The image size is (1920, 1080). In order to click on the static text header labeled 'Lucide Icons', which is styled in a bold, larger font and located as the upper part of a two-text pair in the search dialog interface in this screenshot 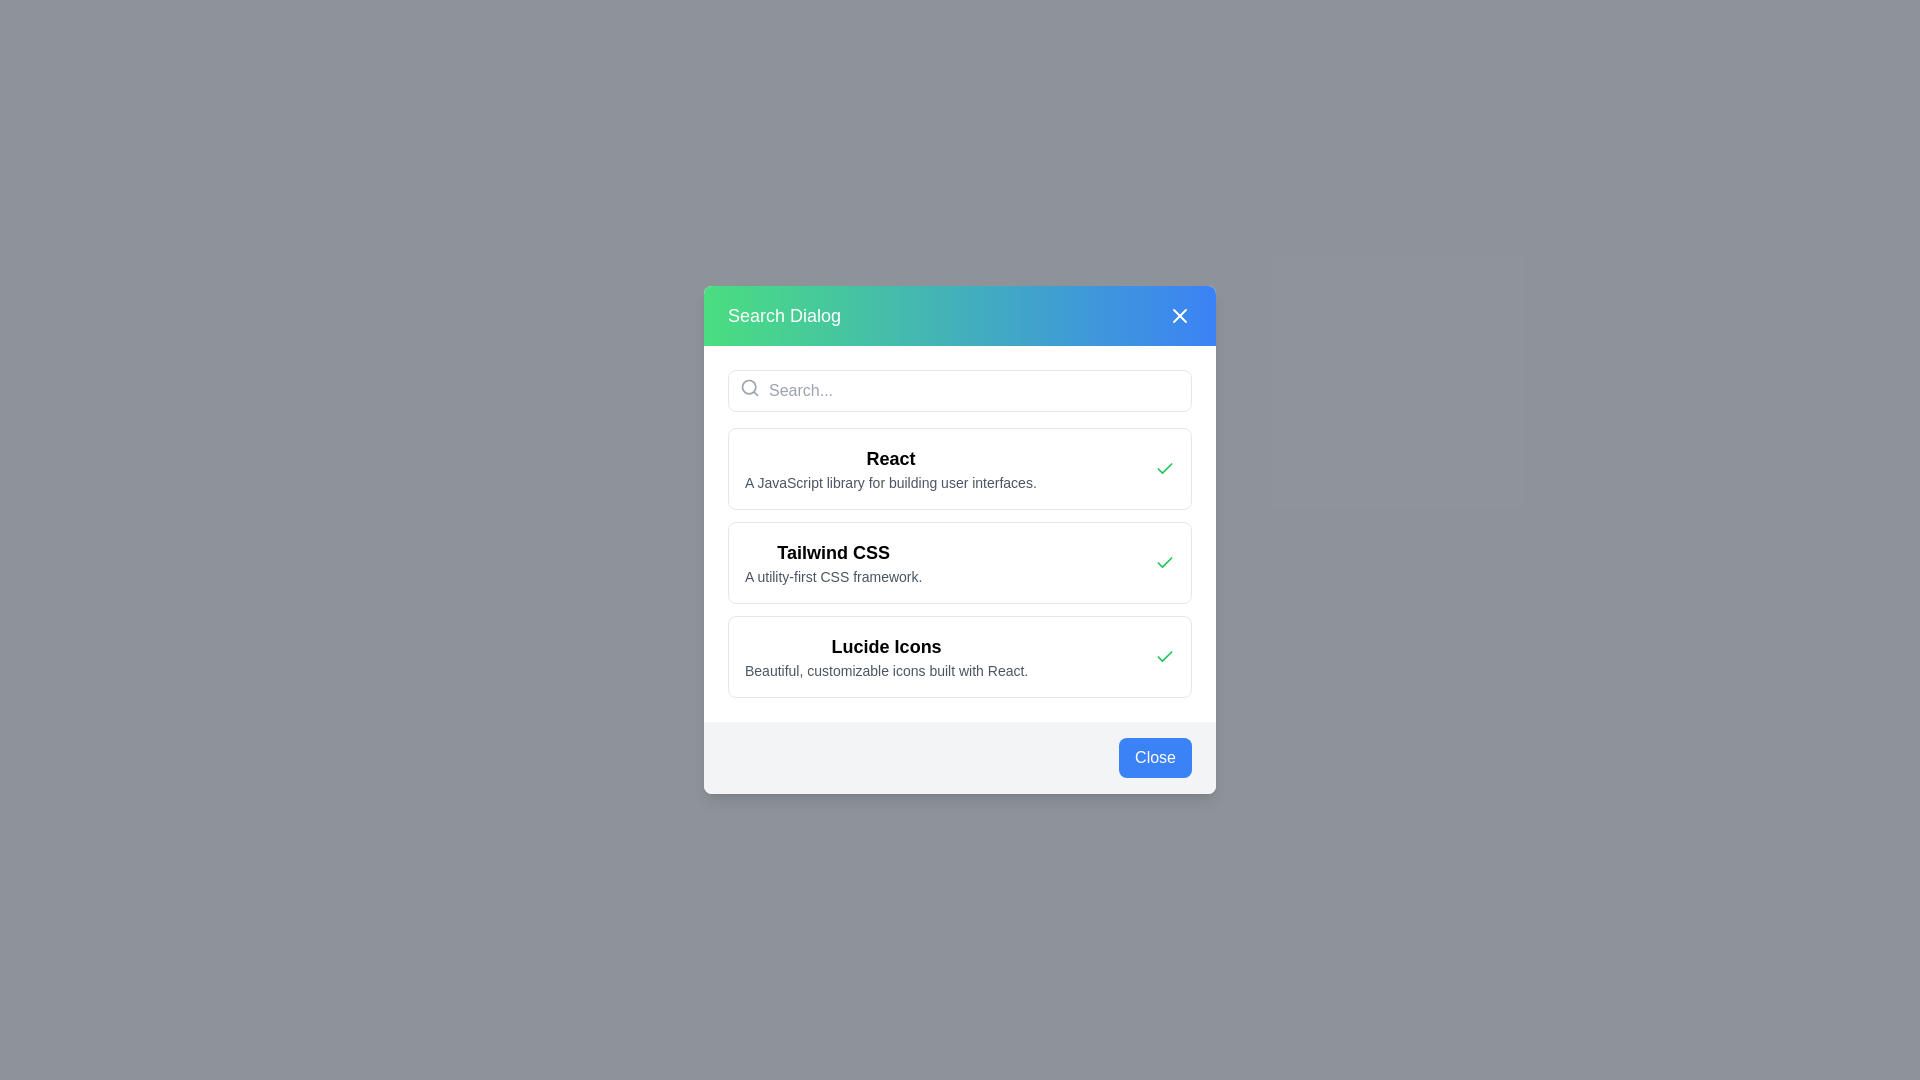, I will do `click(885, 647)`.